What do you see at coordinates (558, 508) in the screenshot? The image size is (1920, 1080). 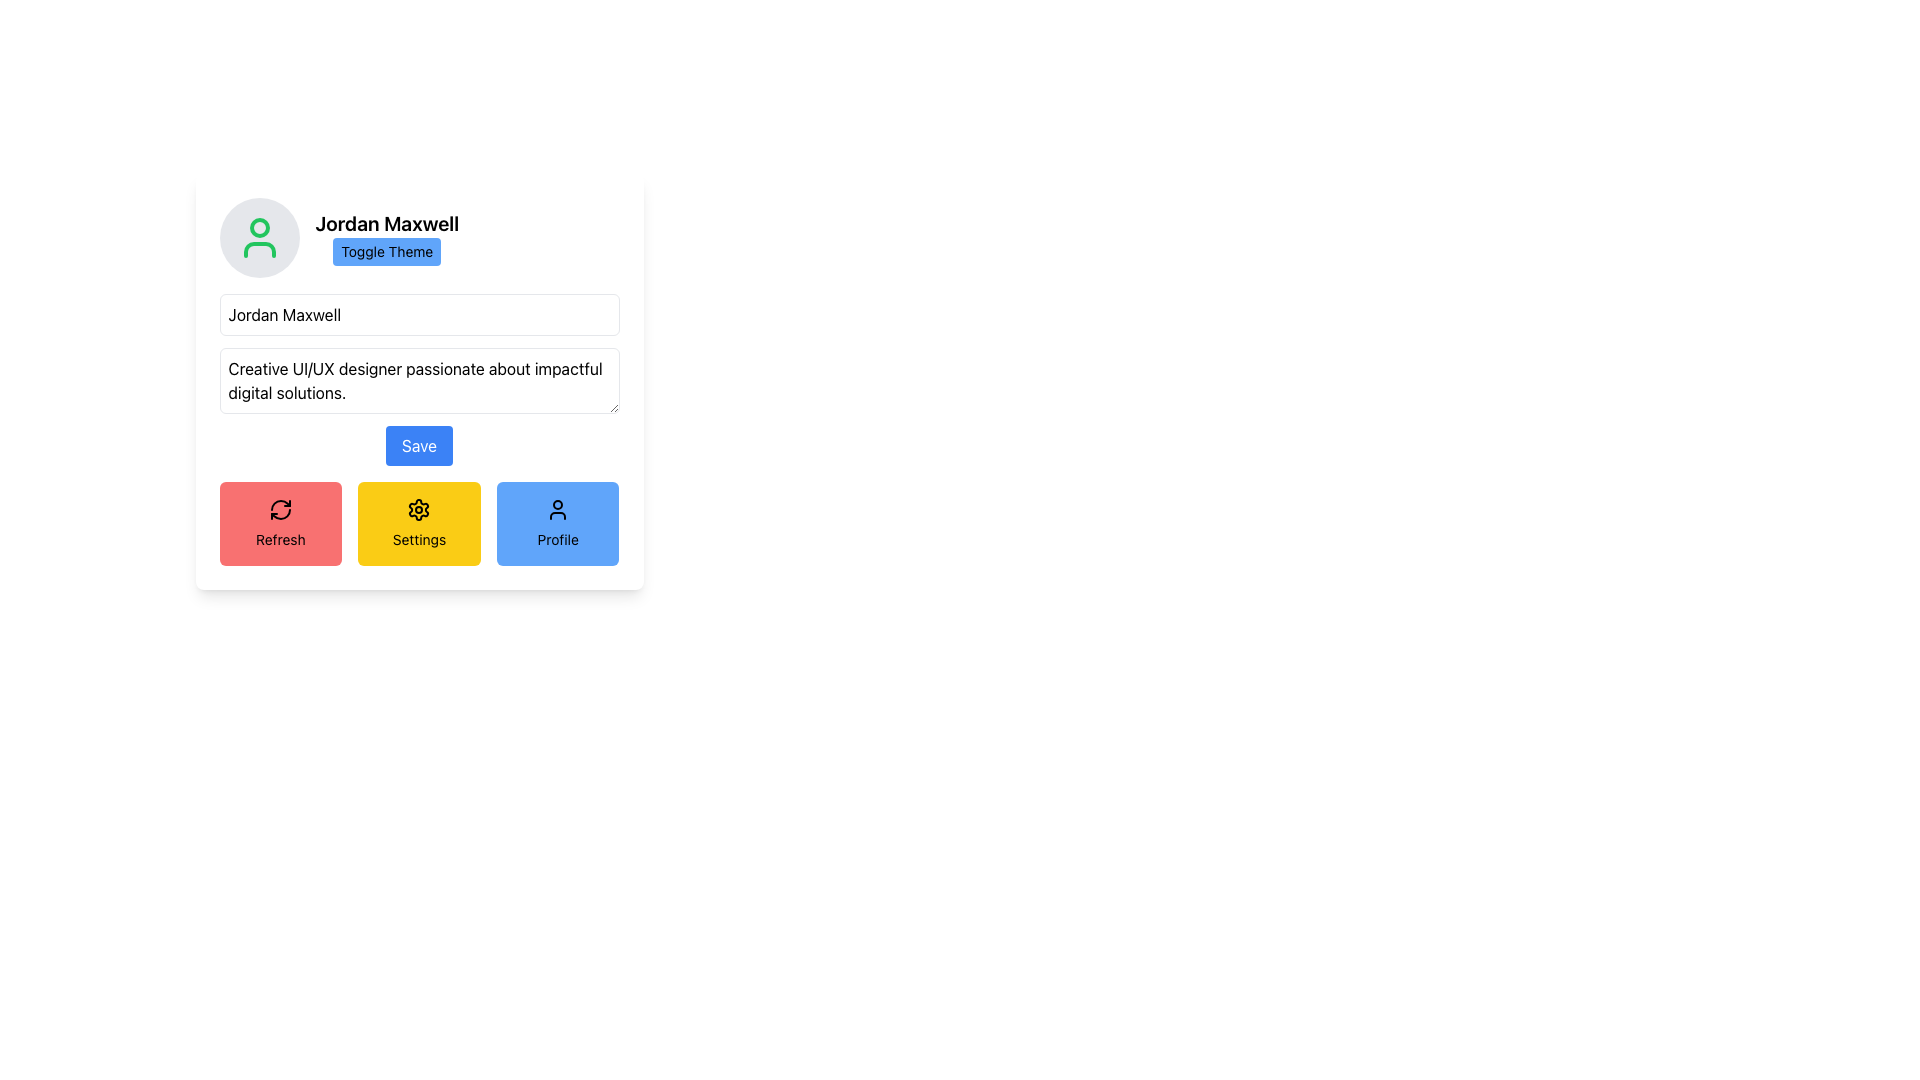 I see `the SVG icon located within the blue rectangular button above the text 'Profile'` at bounding box center [558, 508].